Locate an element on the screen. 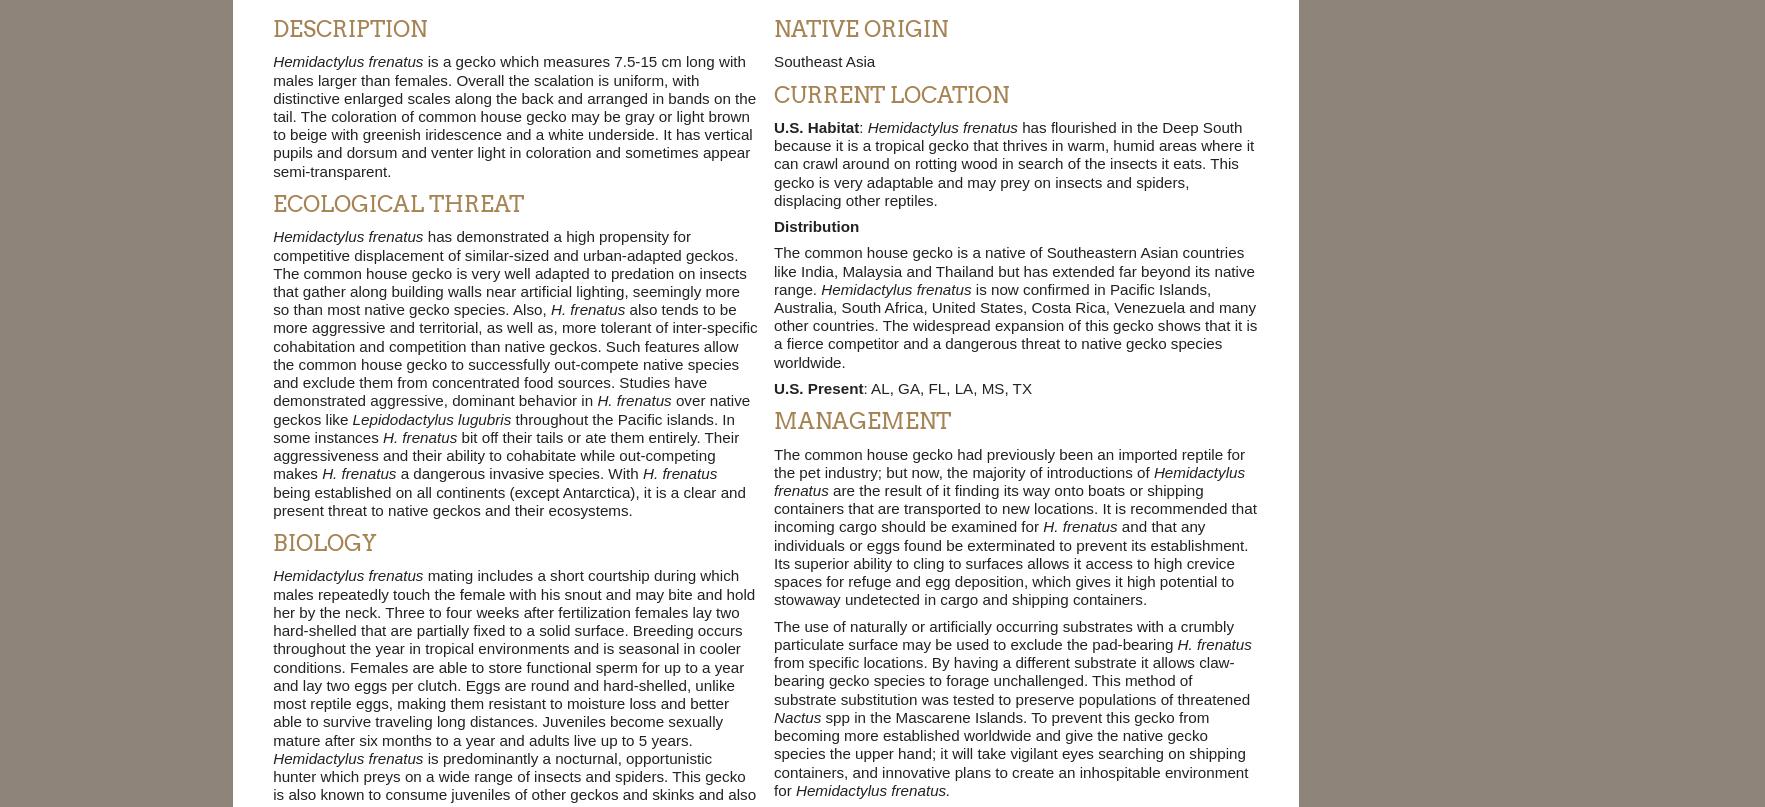 This screenshot has width=1765, height=807. 'is now confirmed in Pacific Islands, Australia, South Africa, United States, Costa Rica, Venezuela and many other countries. The widespread expansion of this gecko shows that it is a fierce competitor and a dangerous threat to native gecko species worldwide.' is located at coordinates (1015, 324).